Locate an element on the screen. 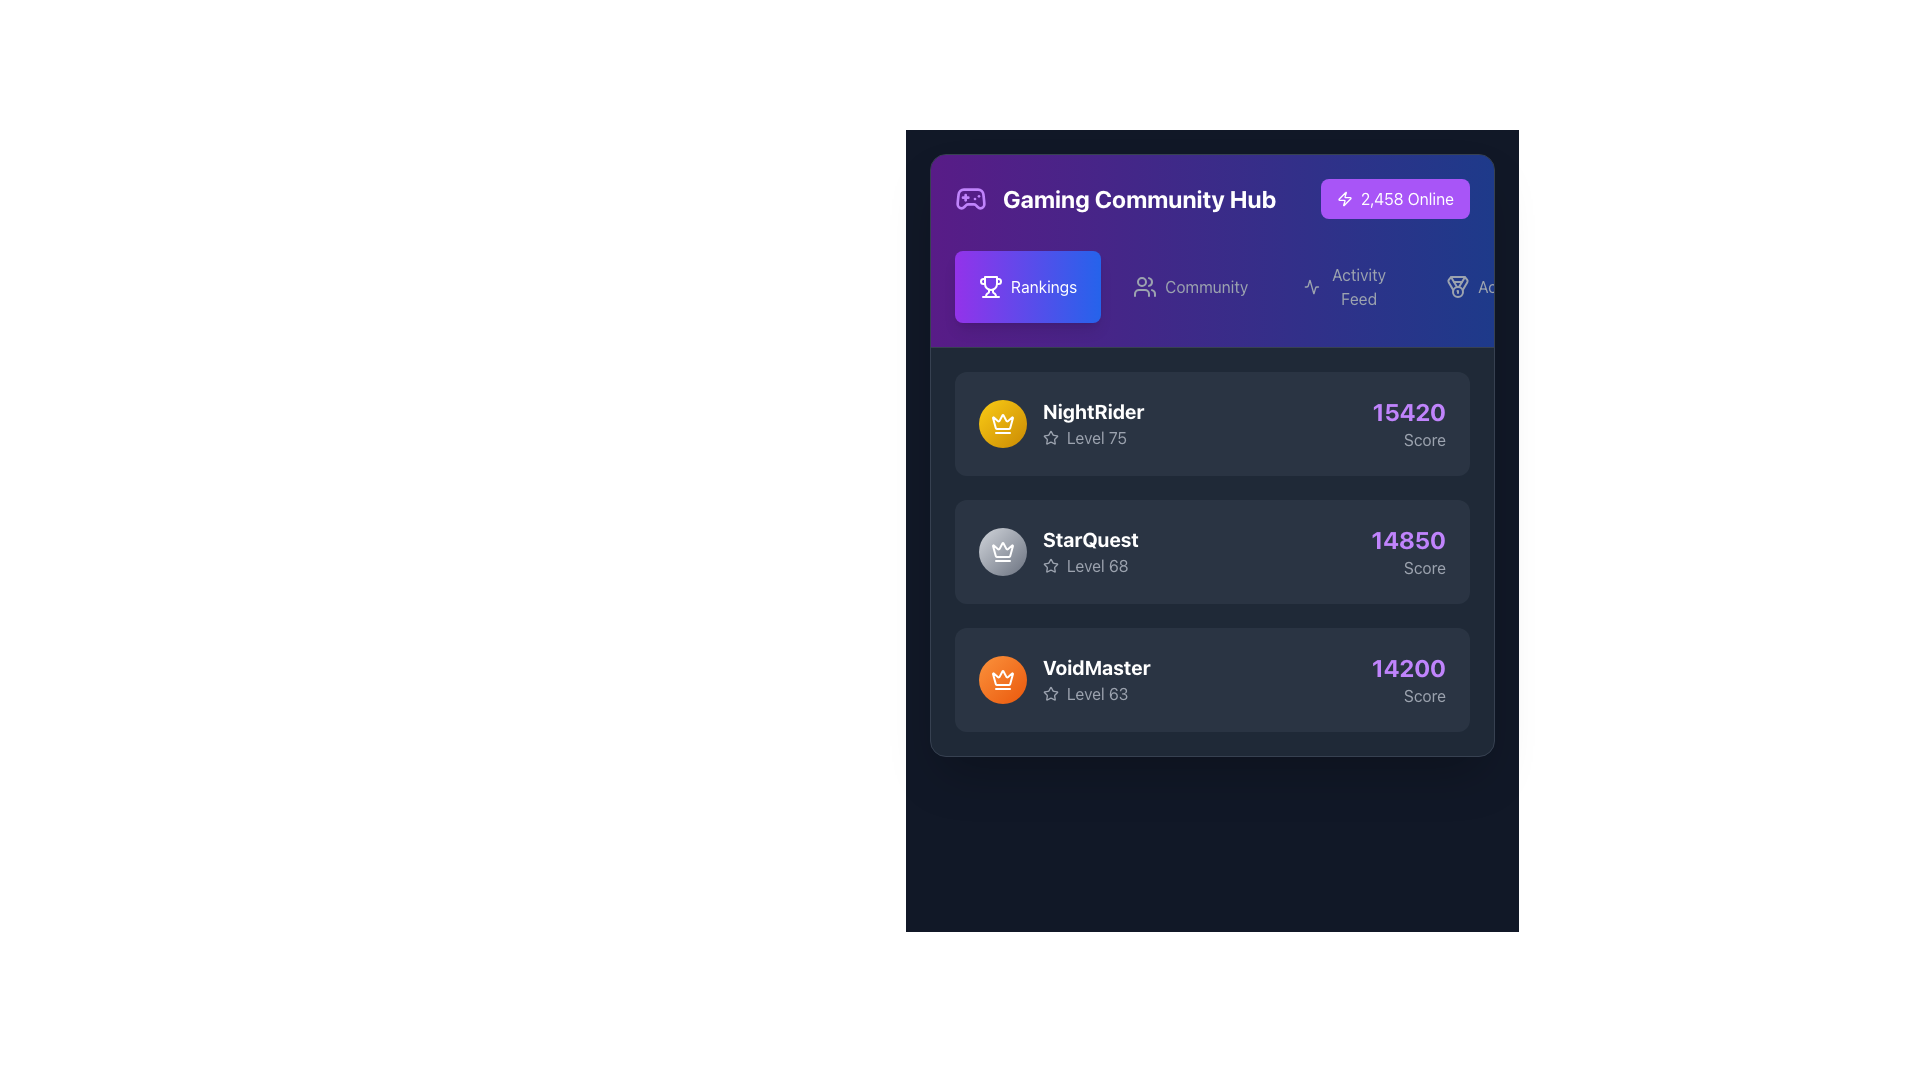 This screenshot has height=1080, width=1920. the bold, brightly colored numerical text '14200' styled with purple, located in the right-aligned section of the row for 'VoidMaster' above the 'Score' element is located at coordinates (1407, 667).